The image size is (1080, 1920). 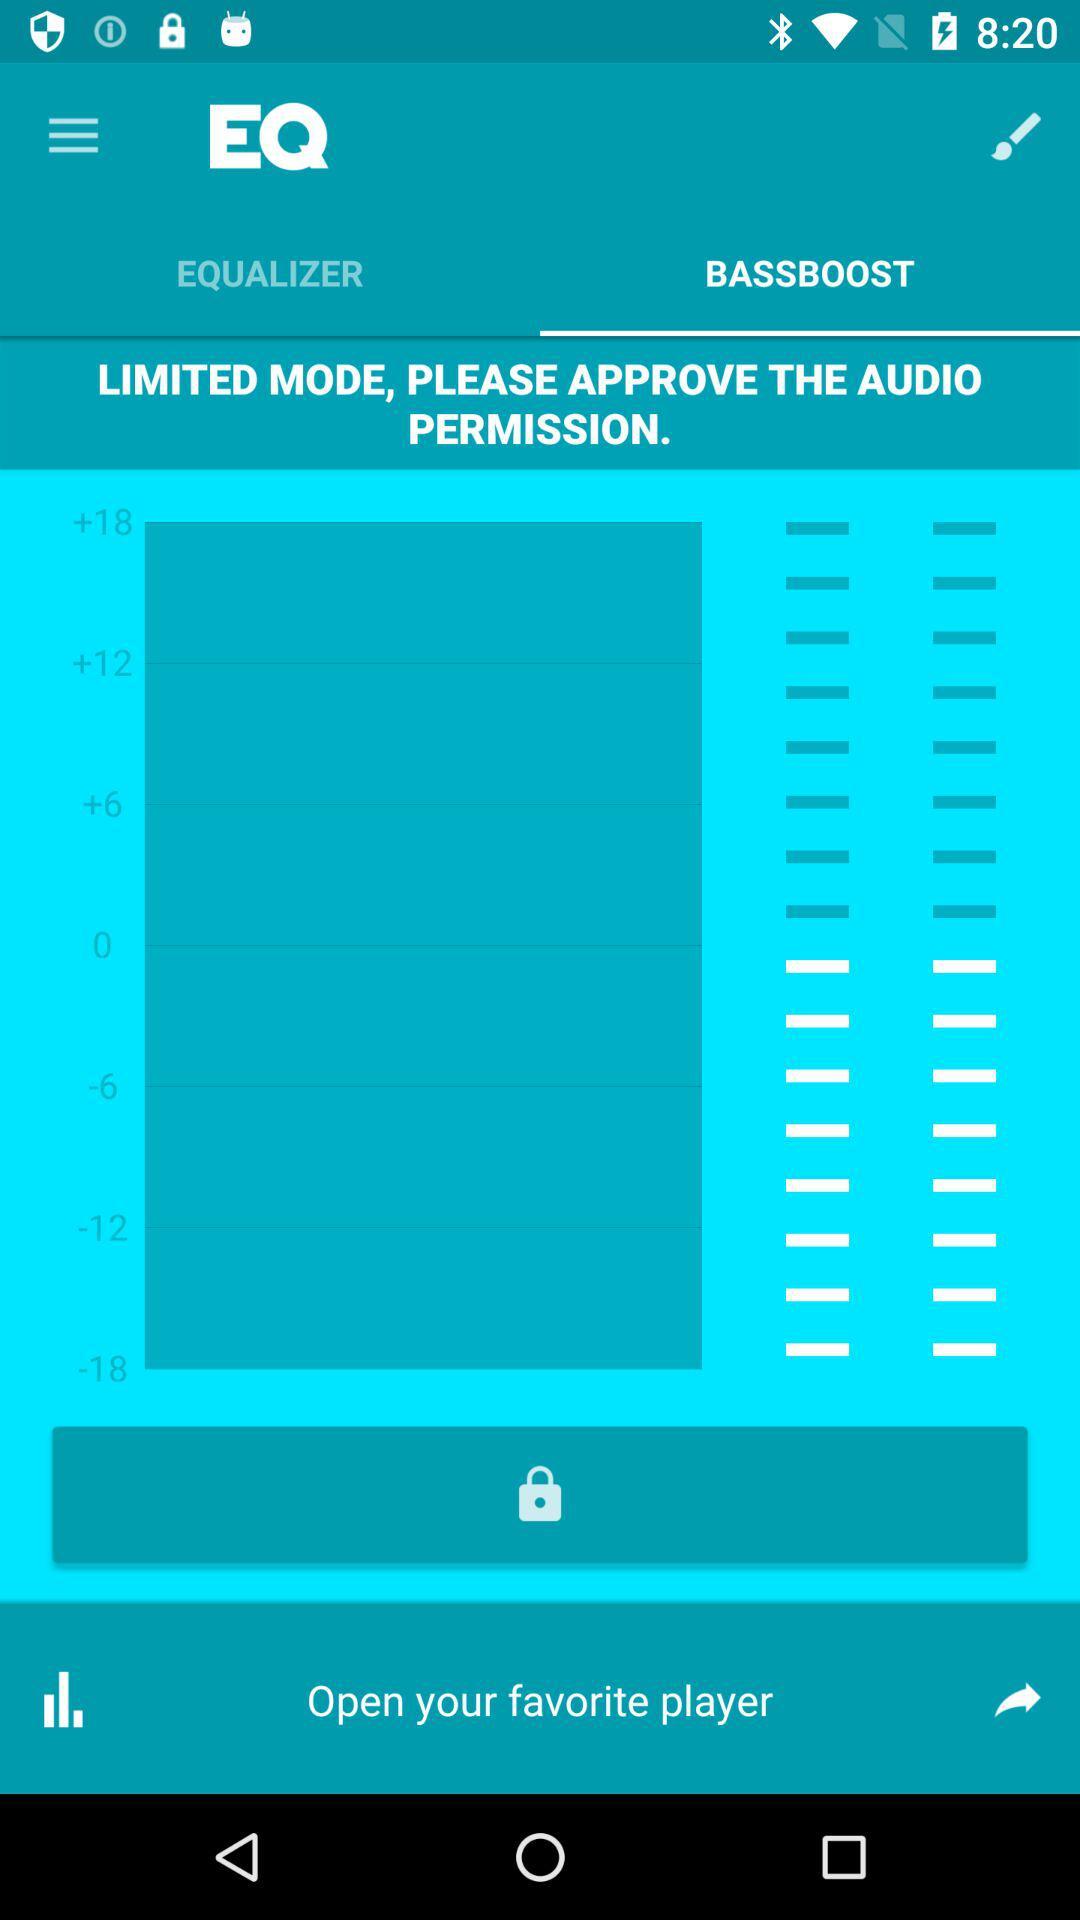 What do you see at coordinates (1017, 135) in the screenshot?
I see `app to the right of the equalizer app` at bounding box center [1017, 135].